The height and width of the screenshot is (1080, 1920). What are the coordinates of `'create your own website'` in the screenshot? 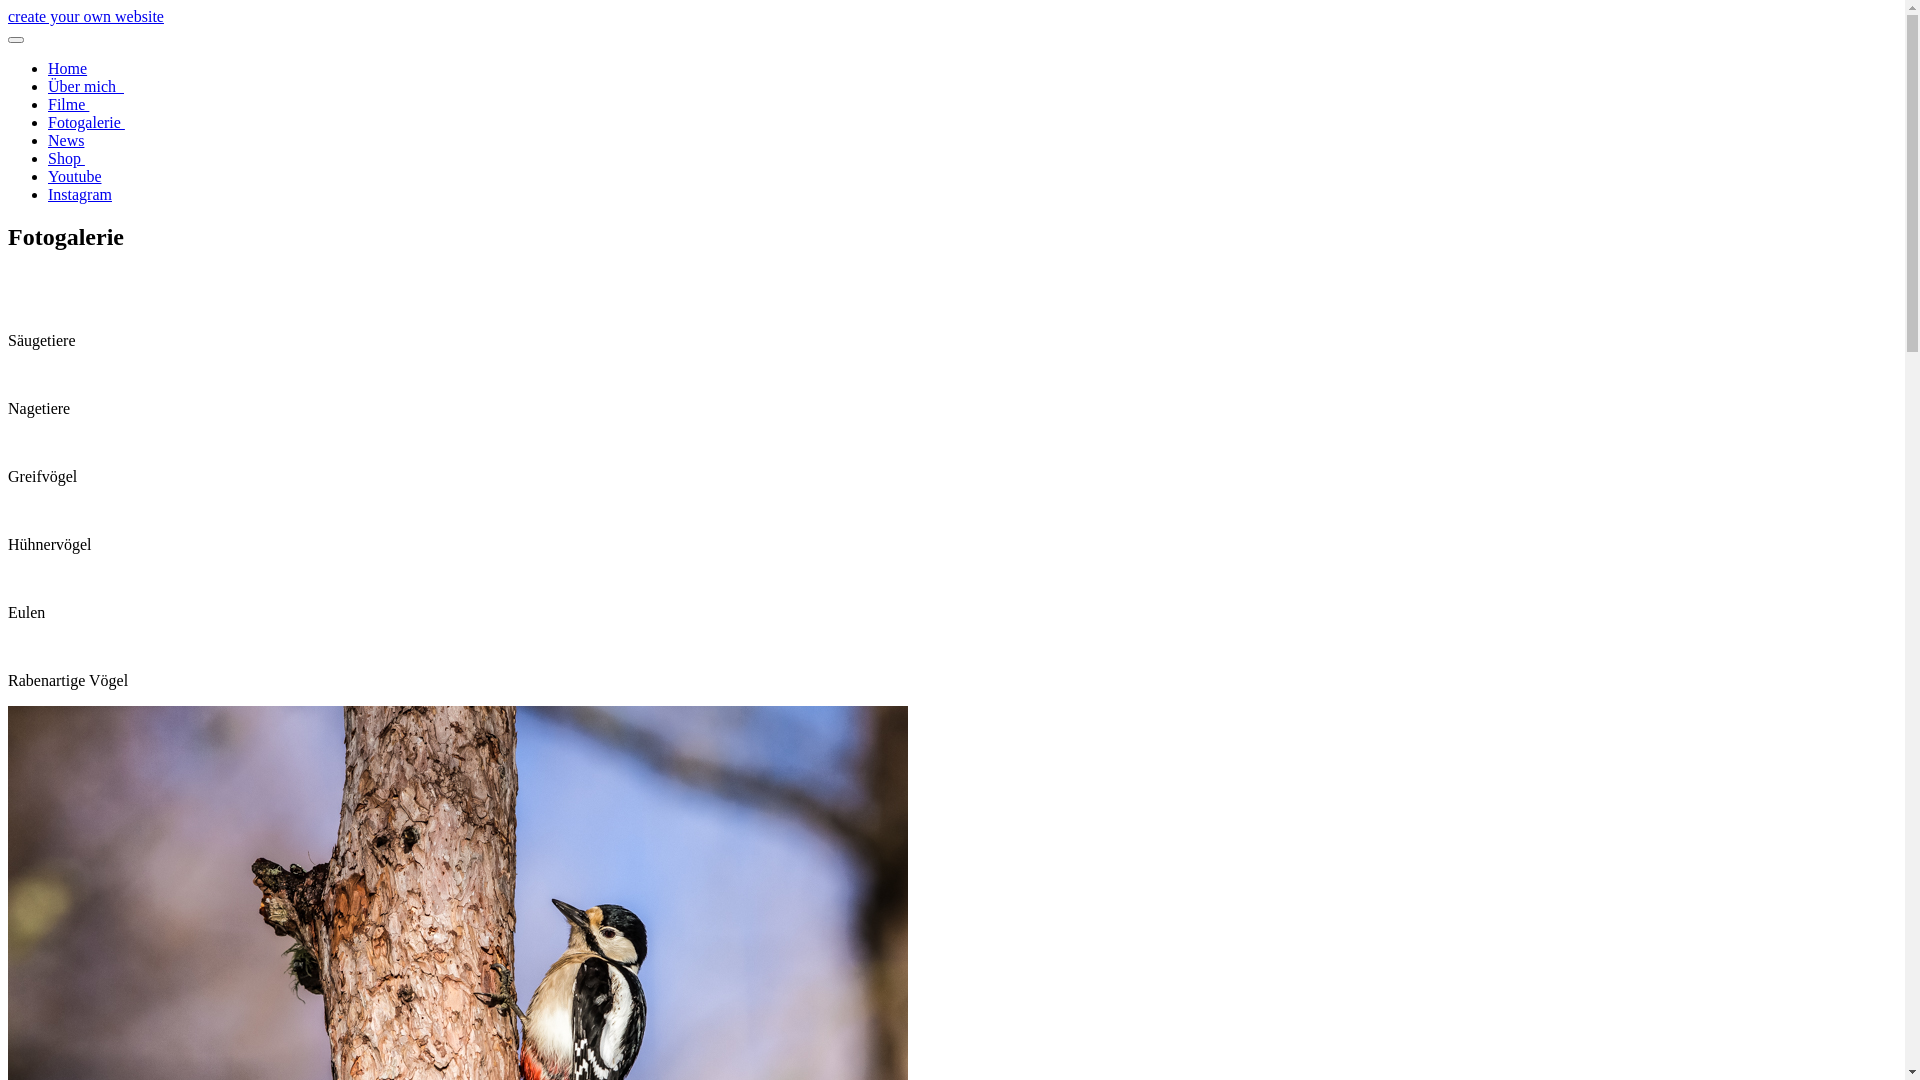 It's located at (85, 16).